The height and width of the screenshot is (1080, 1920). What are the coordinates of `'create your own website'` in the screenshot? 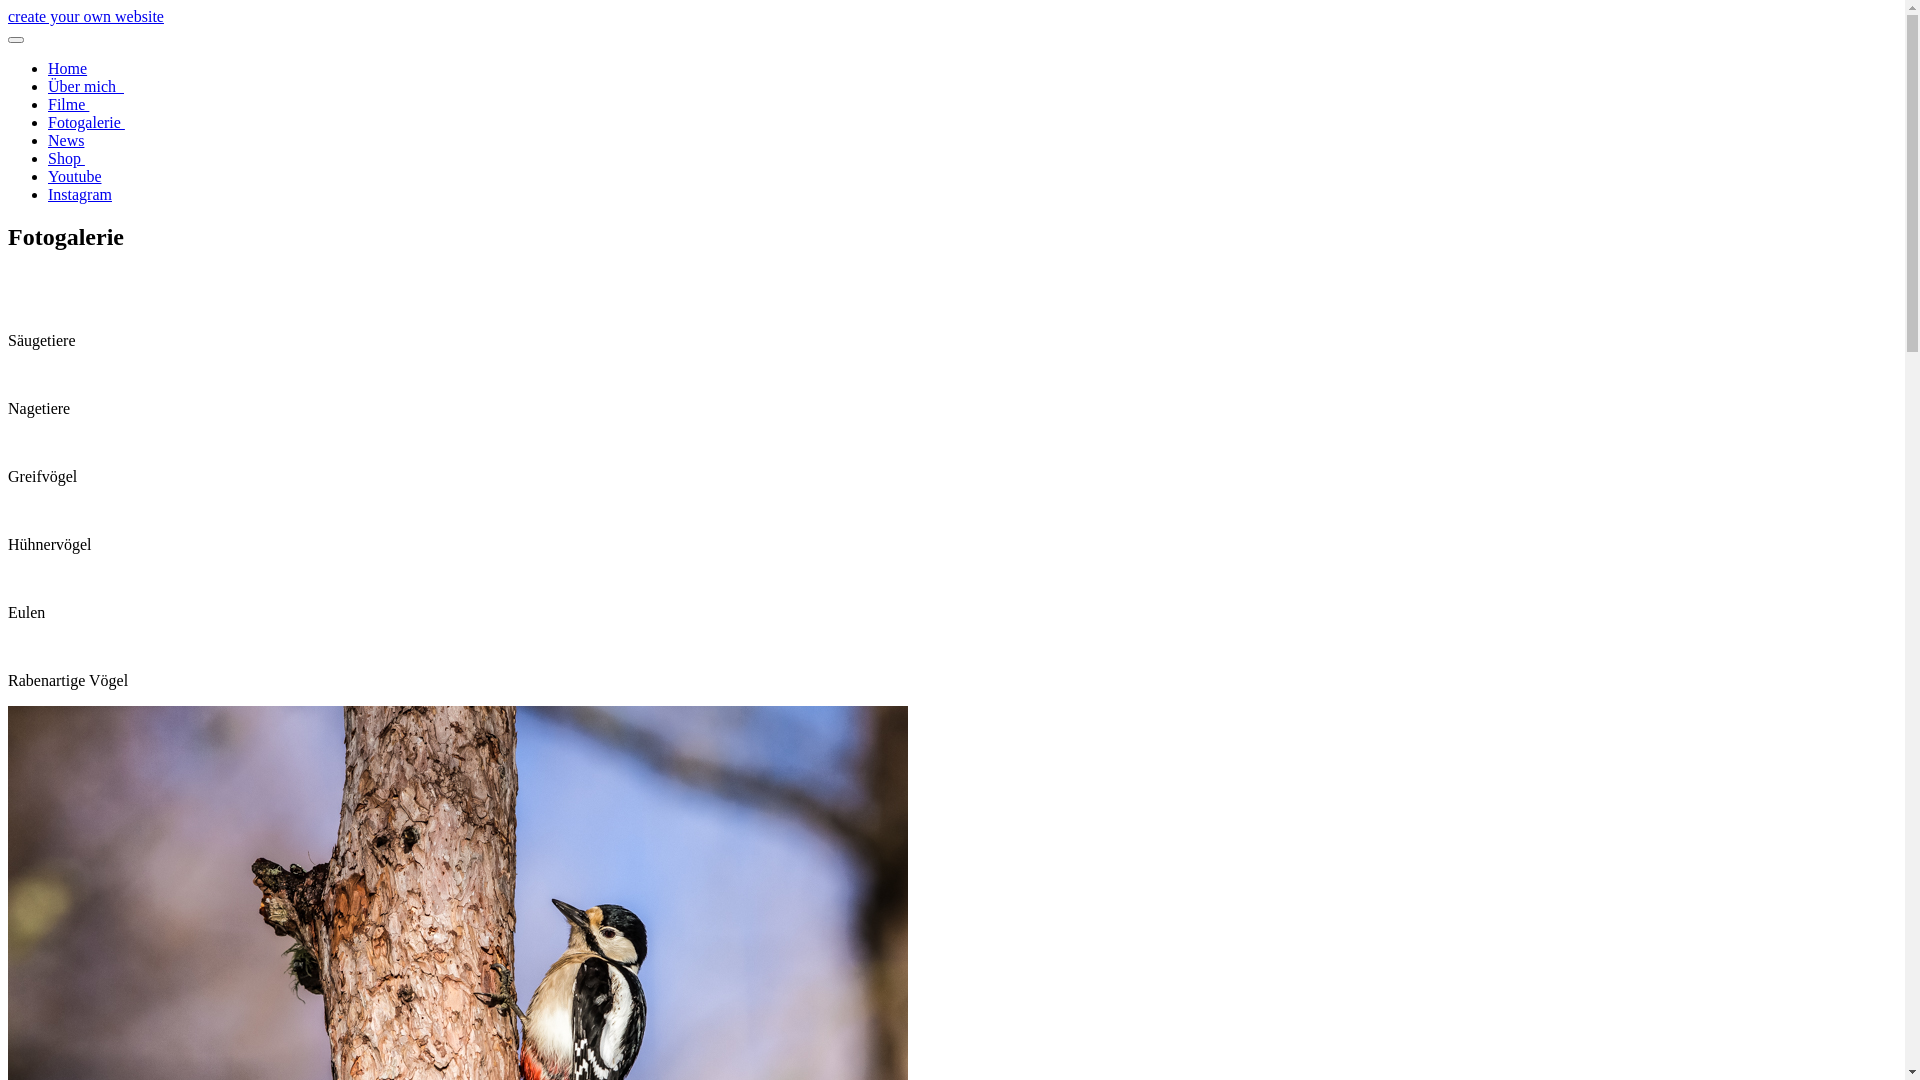 It's located at (85, 16).